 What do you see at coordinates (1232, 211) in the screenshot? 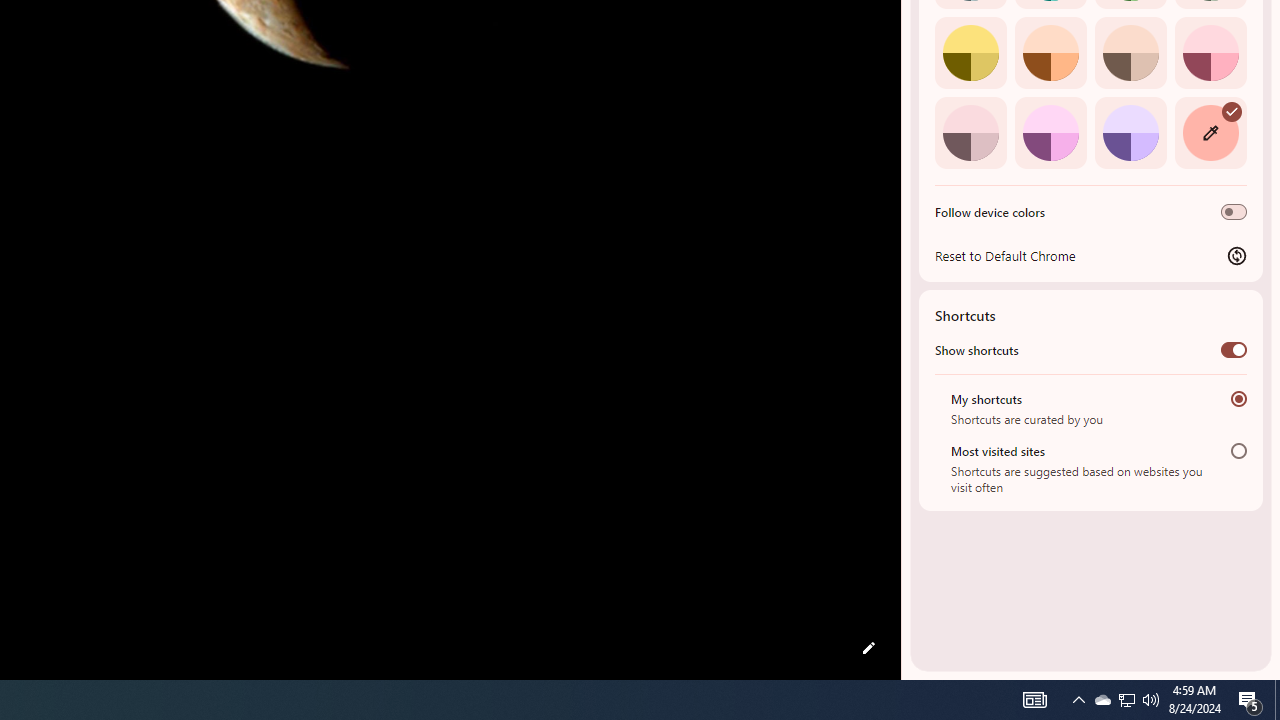
I see `'Follow device colors'` at bounding box center [1232, 211].